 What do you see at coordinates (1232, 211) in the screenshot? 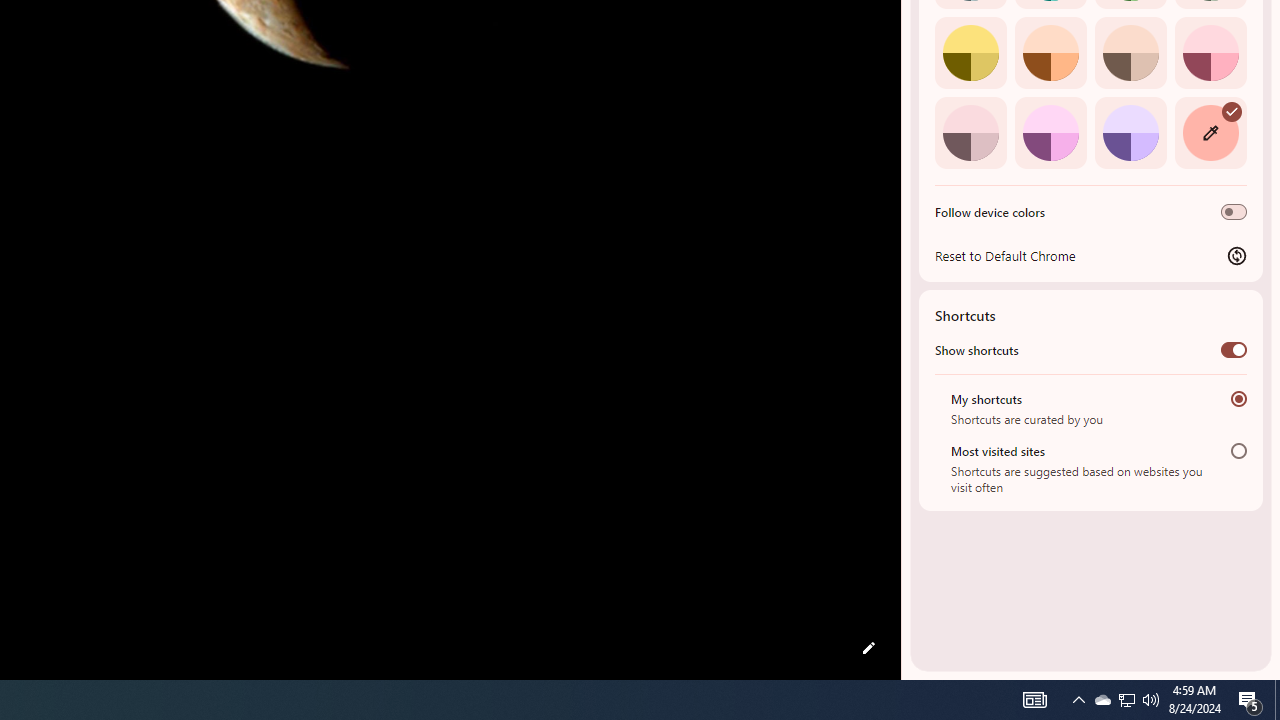
I see `'Follow device colors'` at bounding box center [1232, 211].